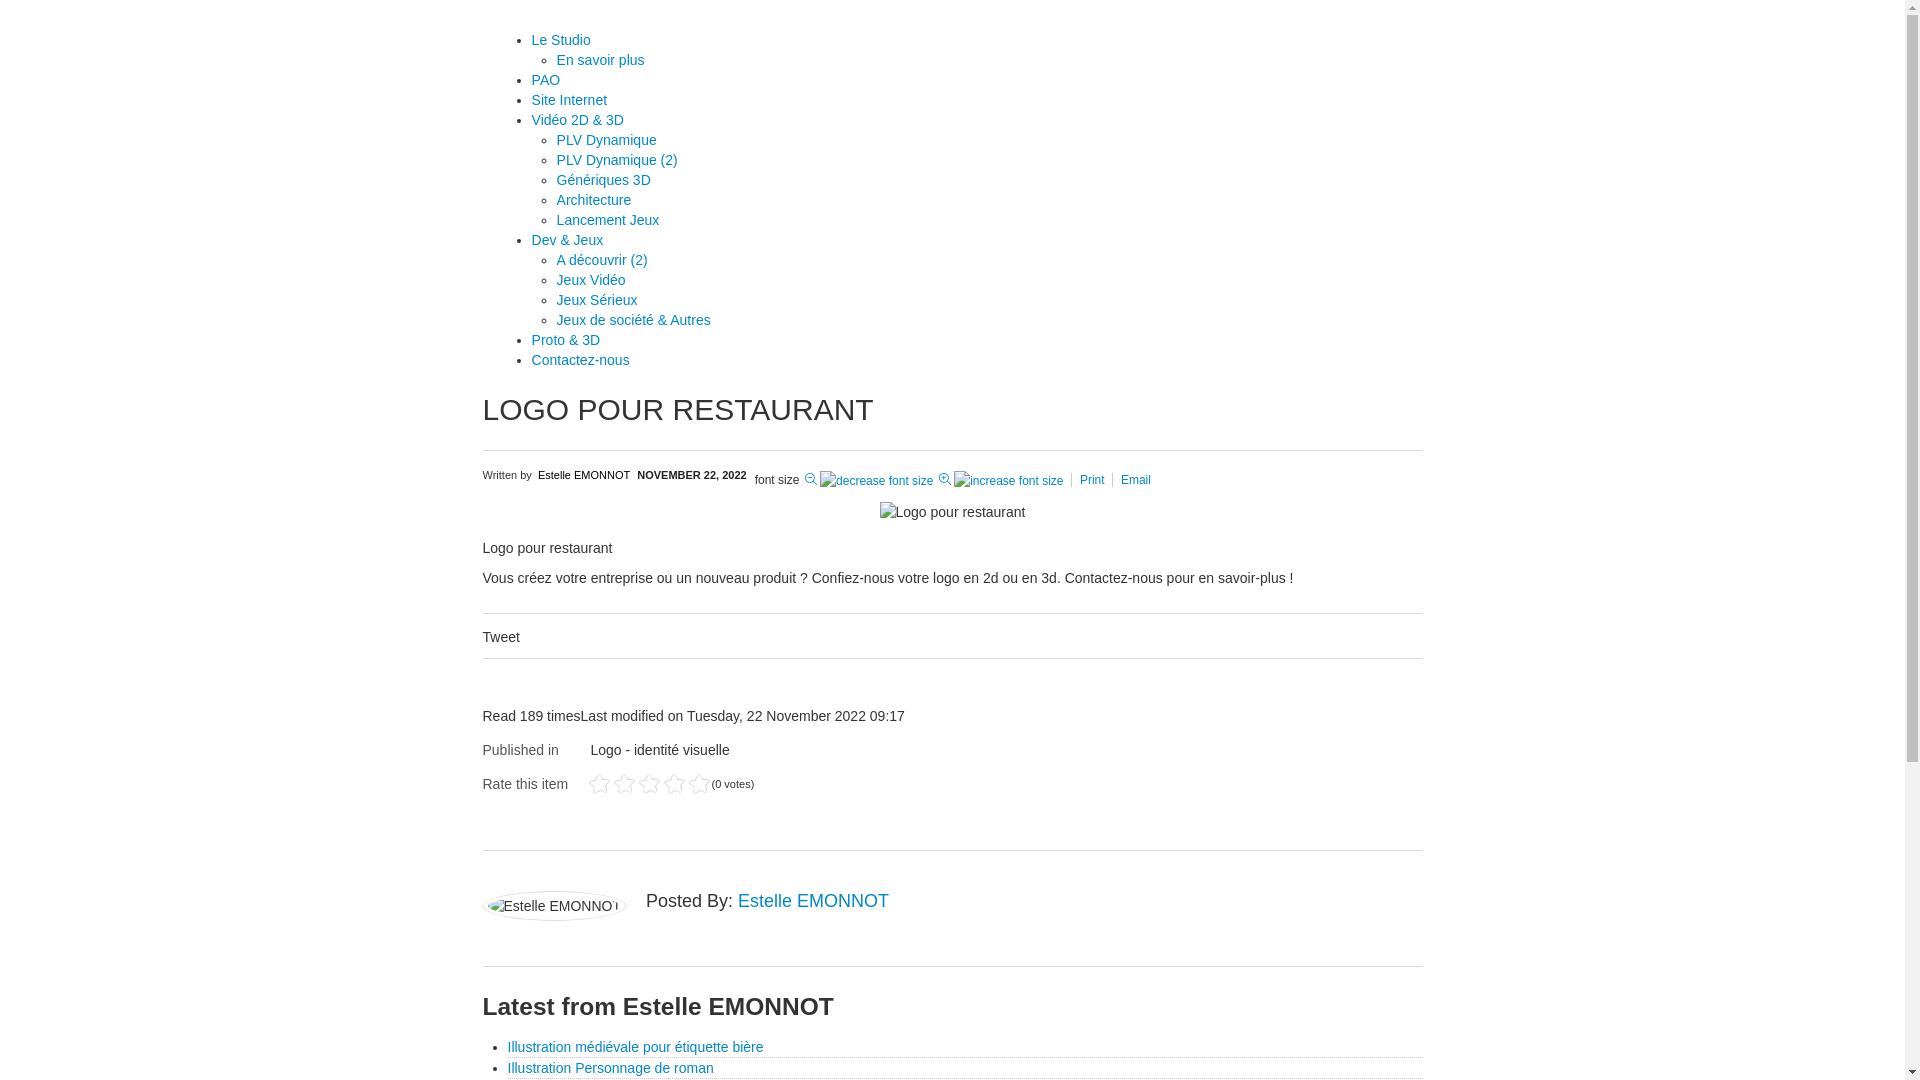  Describe the element at coordinates (597, 783) in the screenshot. I see `'1'` at that location.